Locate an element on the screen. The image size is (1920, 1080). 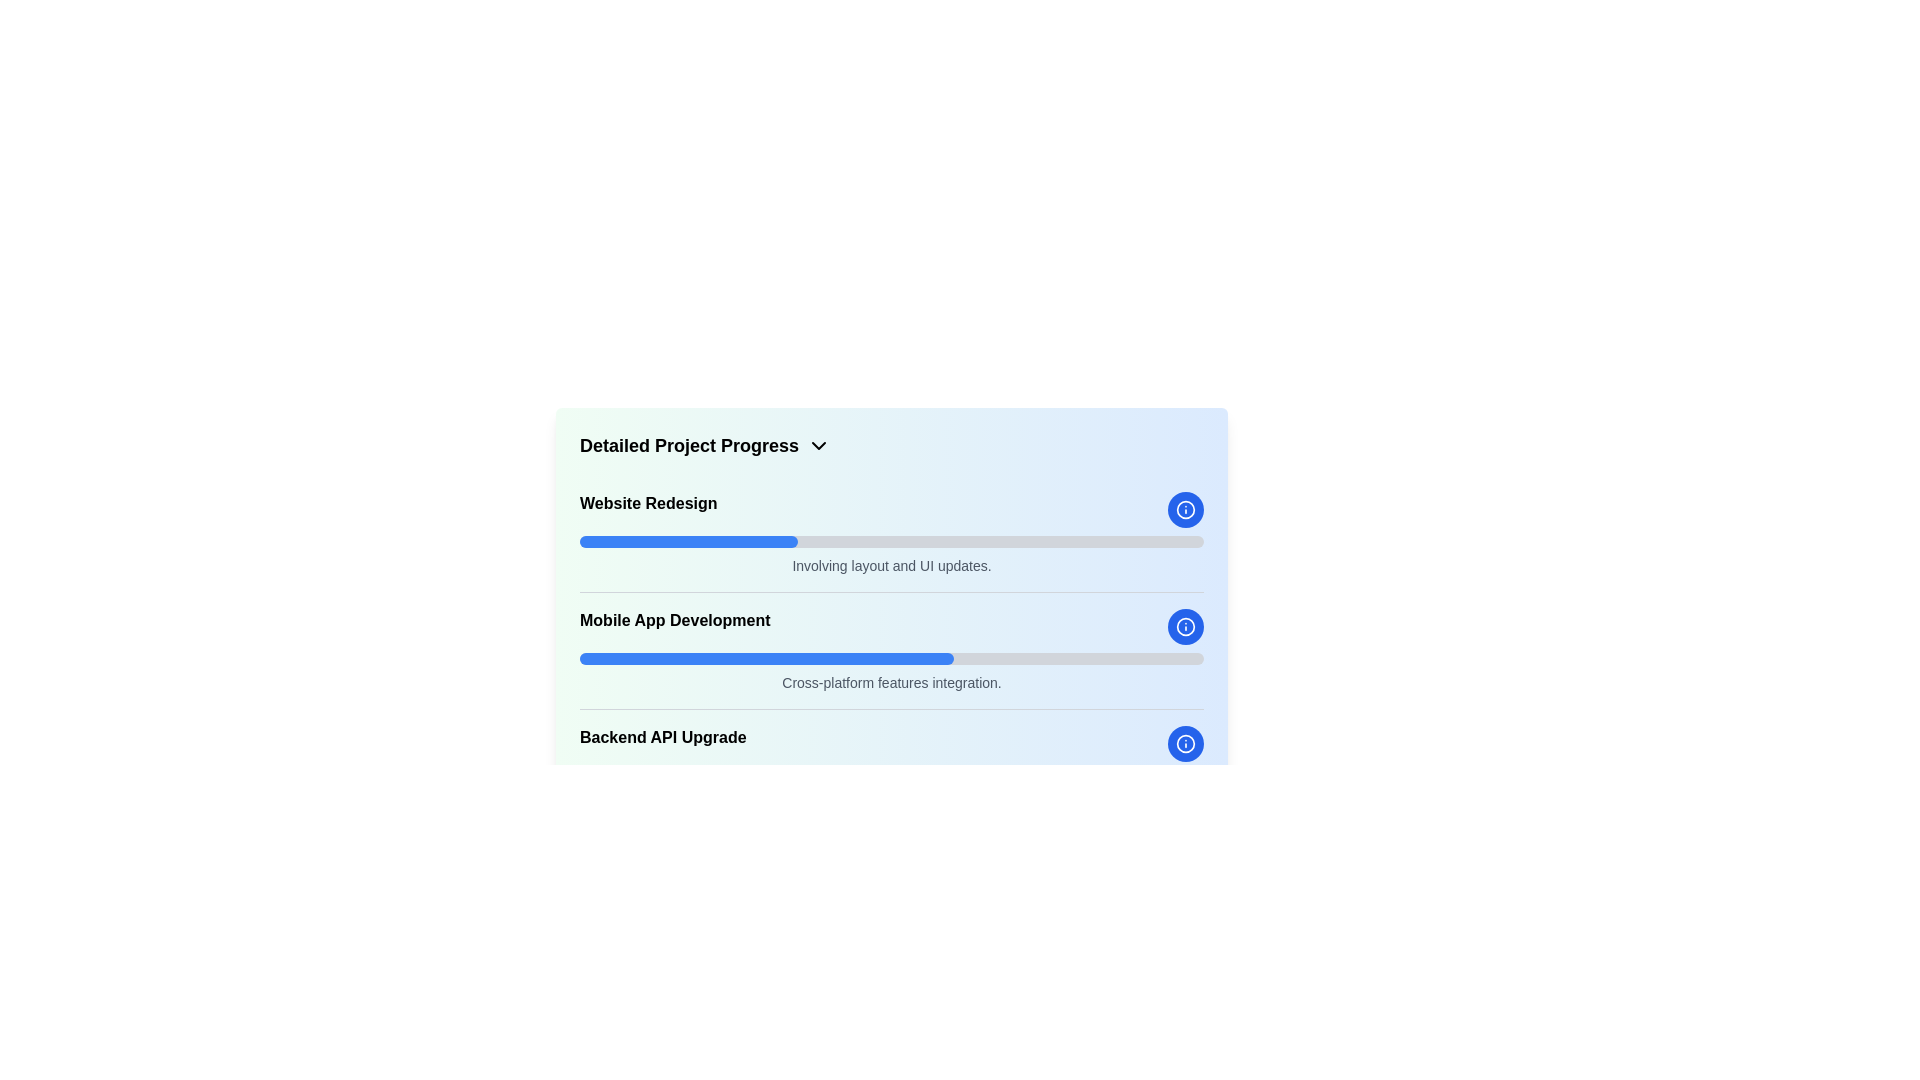
the information button icon, which is a circular button with a blue background located to the right of the 'Mobile App Development' section is located at coordinates (1185, 508).